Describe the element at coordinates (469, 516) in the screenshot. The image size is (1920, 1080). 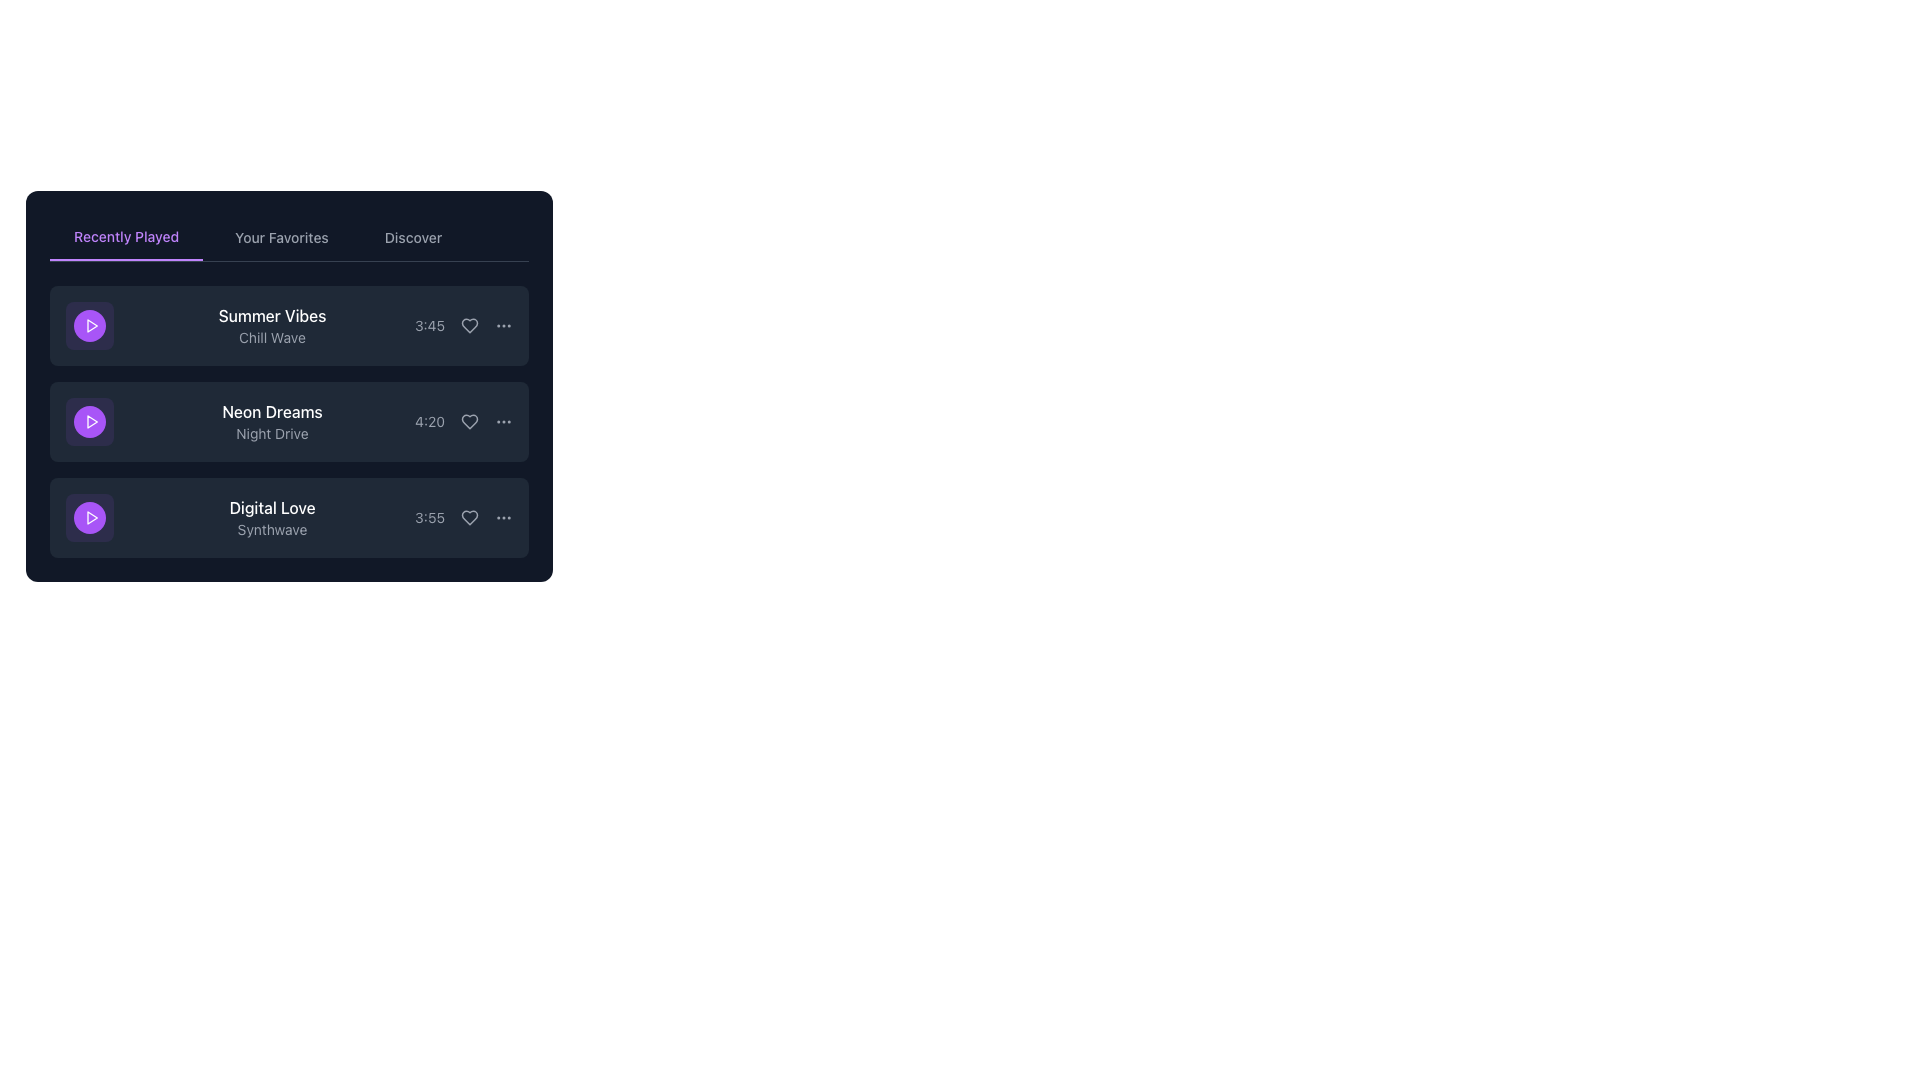
I see `the heart-shaped icon to favorite or unlike the 'Digital Love' song entry, located to the right of the duration text '3:55'` at that location.